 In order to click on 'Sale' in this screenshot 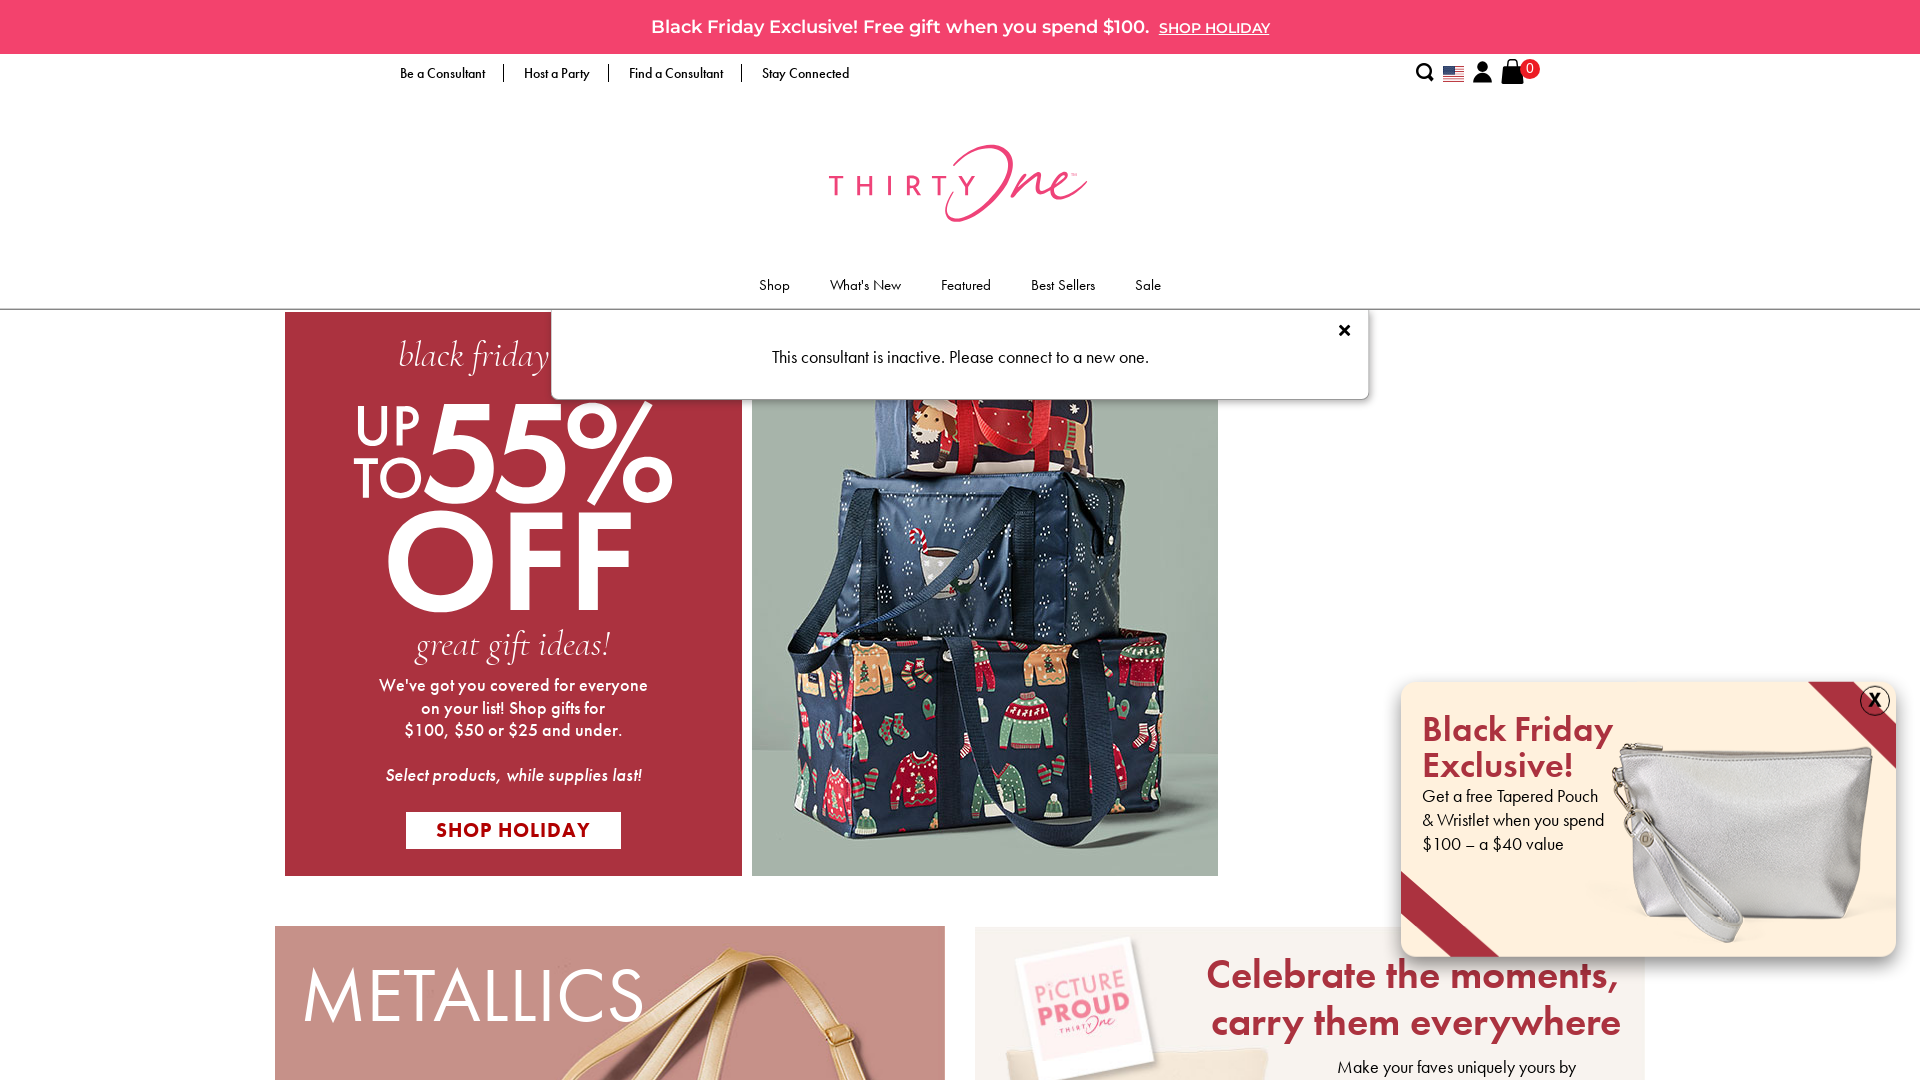, I will do `click(1124, 290)`.